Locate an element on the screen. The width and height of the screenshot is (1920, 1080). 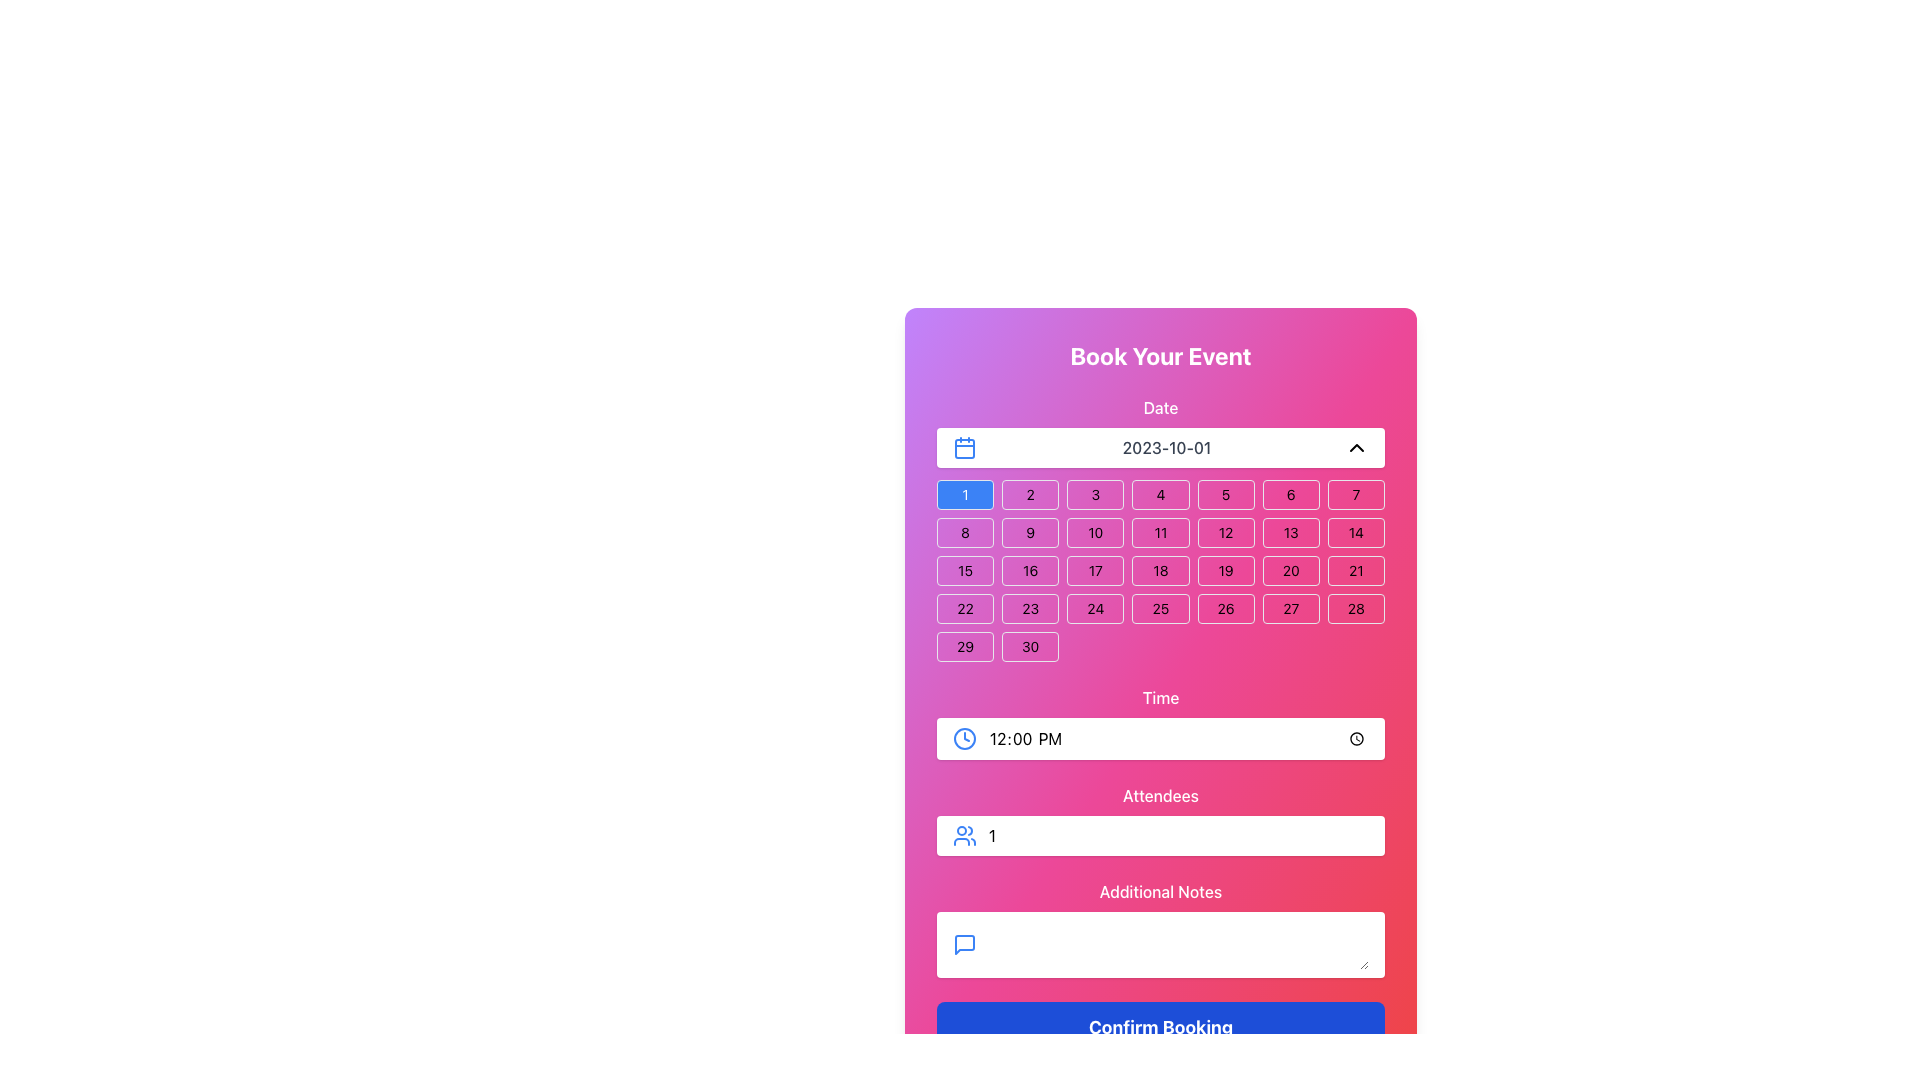
the date selection button located in the second row of the grid layout, directly below the '1' button is located at coordinates (965, 531).